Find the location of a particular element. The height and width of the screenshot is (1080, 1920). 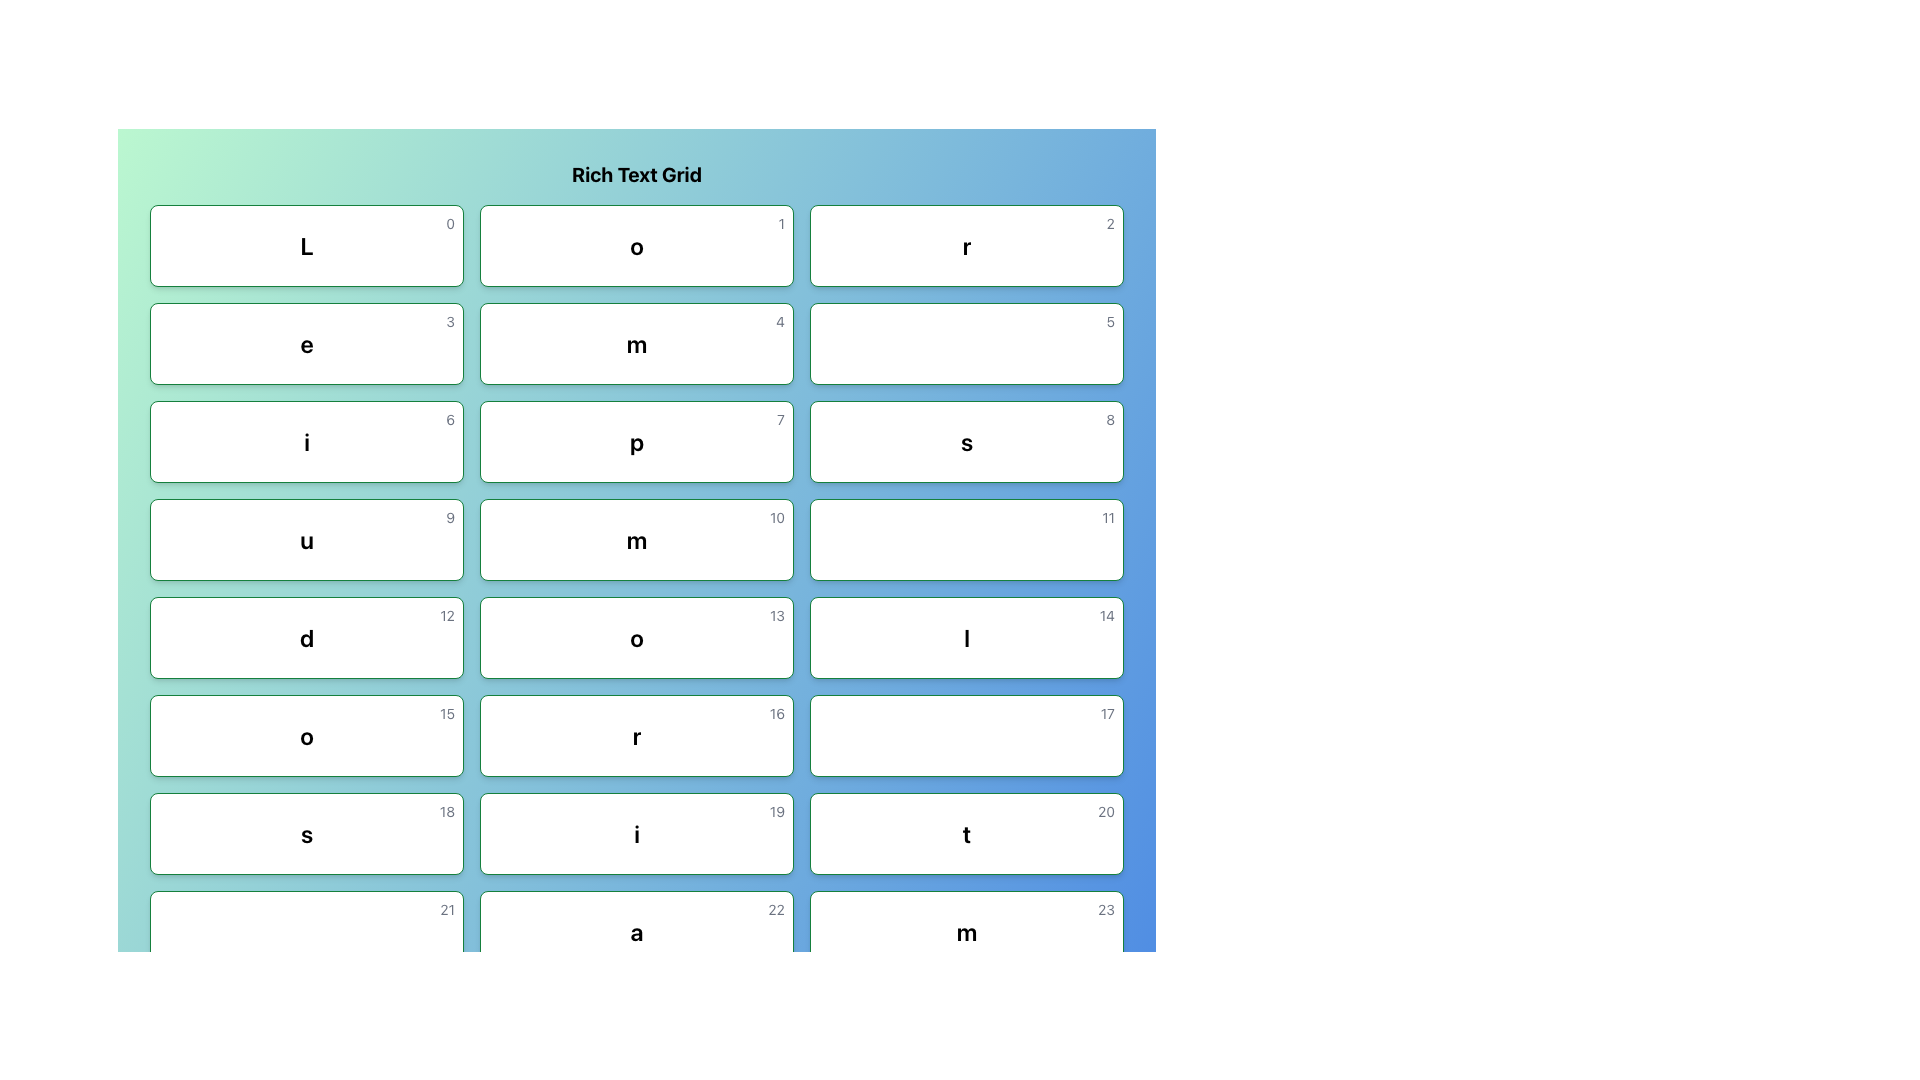

the Interactive Card positioned in the second row and third column of the grid layout is located at coordinates (966, 441).